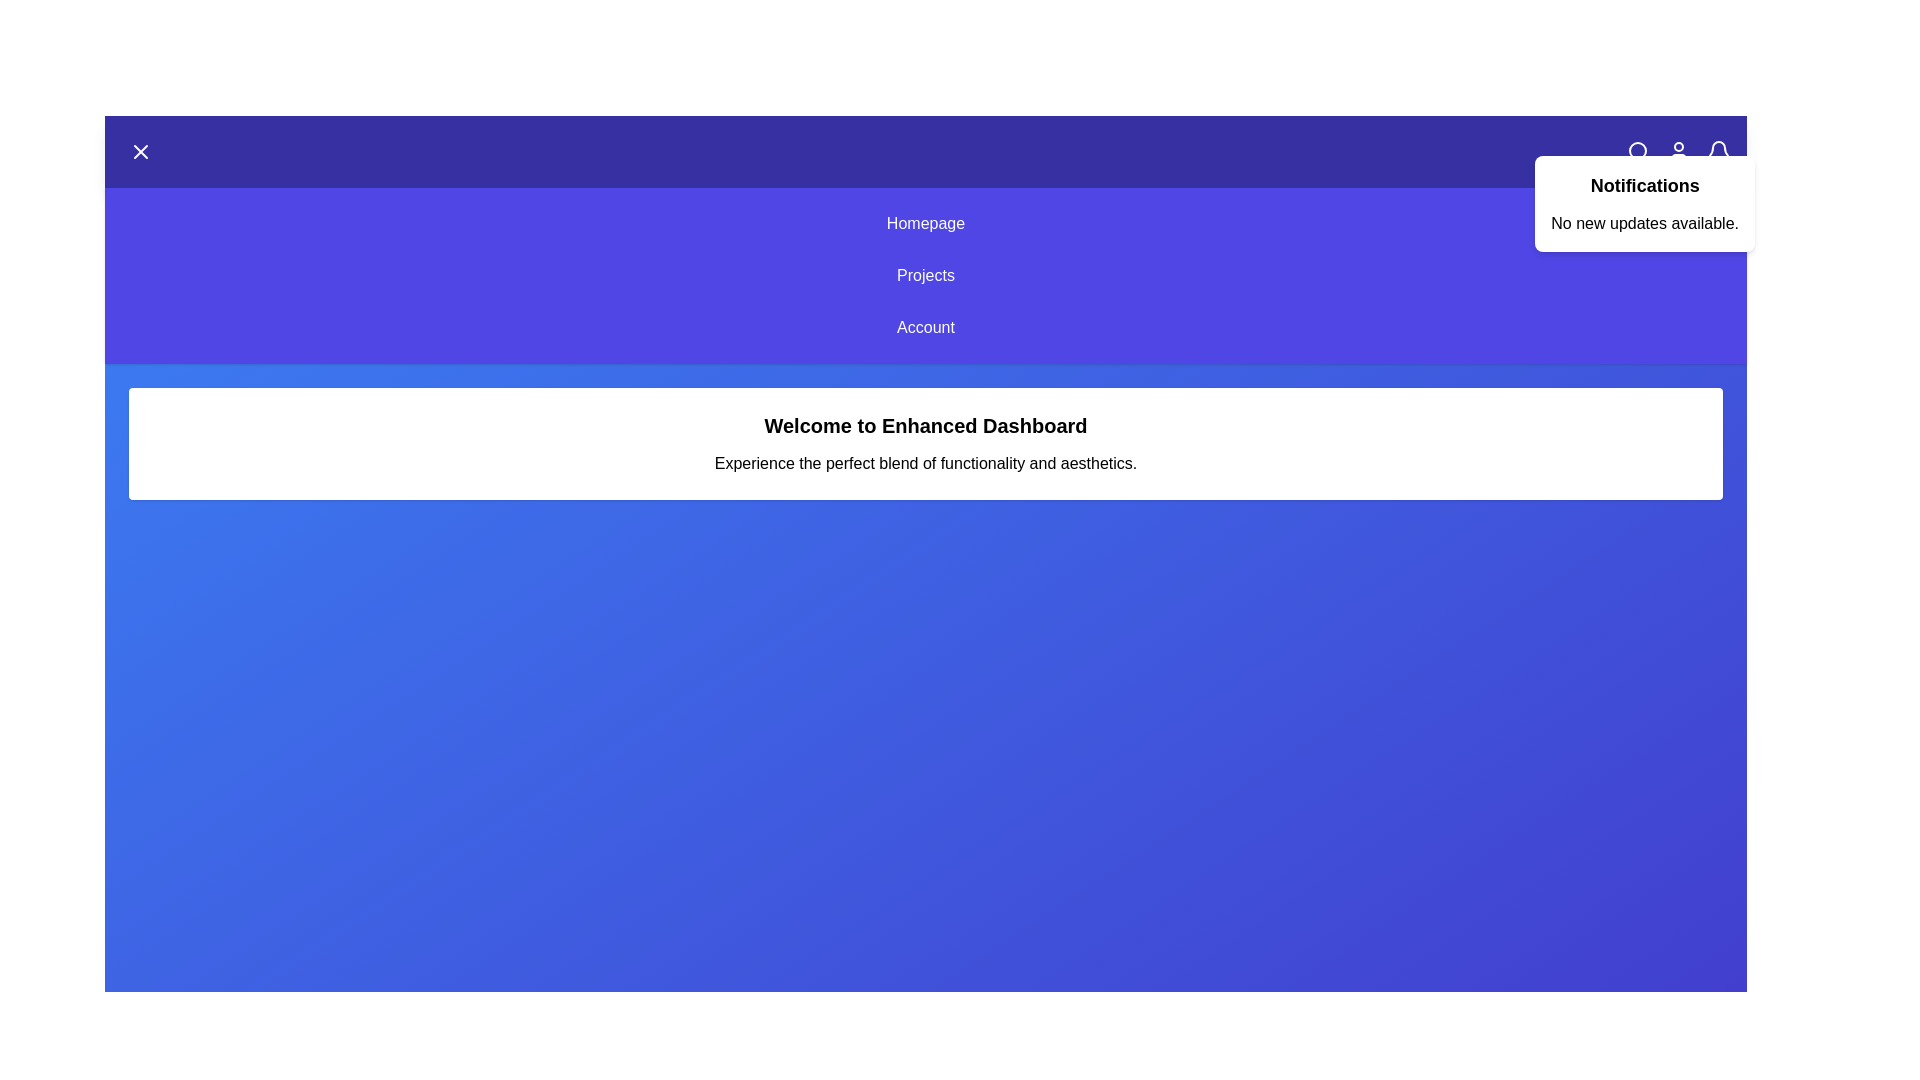 This screenshot has width=1920, height=1080. I want to click on the menu item Projects from the available options, so click(925, 276).